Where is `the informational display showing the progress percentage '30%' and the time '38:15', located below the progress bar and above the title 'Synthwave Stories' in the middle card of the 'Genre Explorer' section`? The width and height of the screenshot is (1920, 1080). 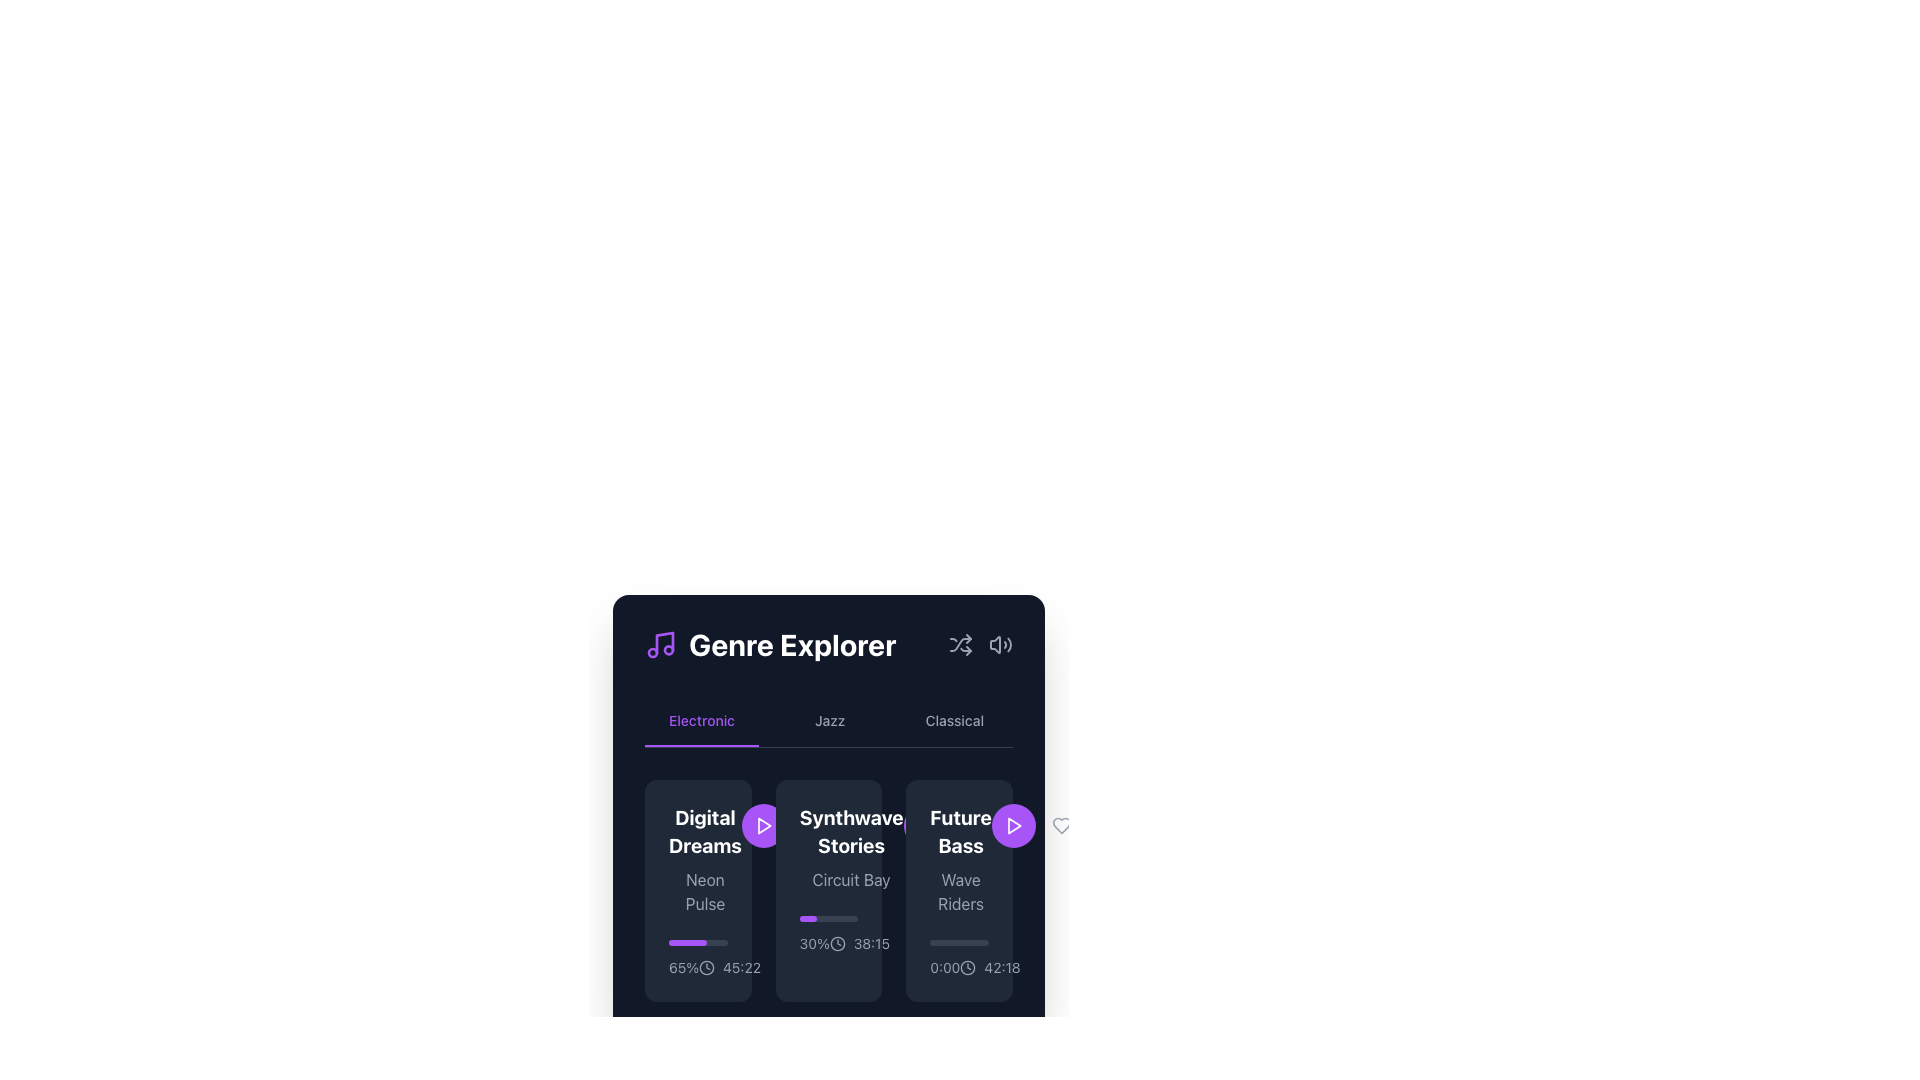
the informational display showing the progress percentage '30%' and the time '38:15', located below the progress bar and above the title 'Synthwave Stories' in the middle card of the 'Genre Explorer' section is located at coordinates (829, 944).